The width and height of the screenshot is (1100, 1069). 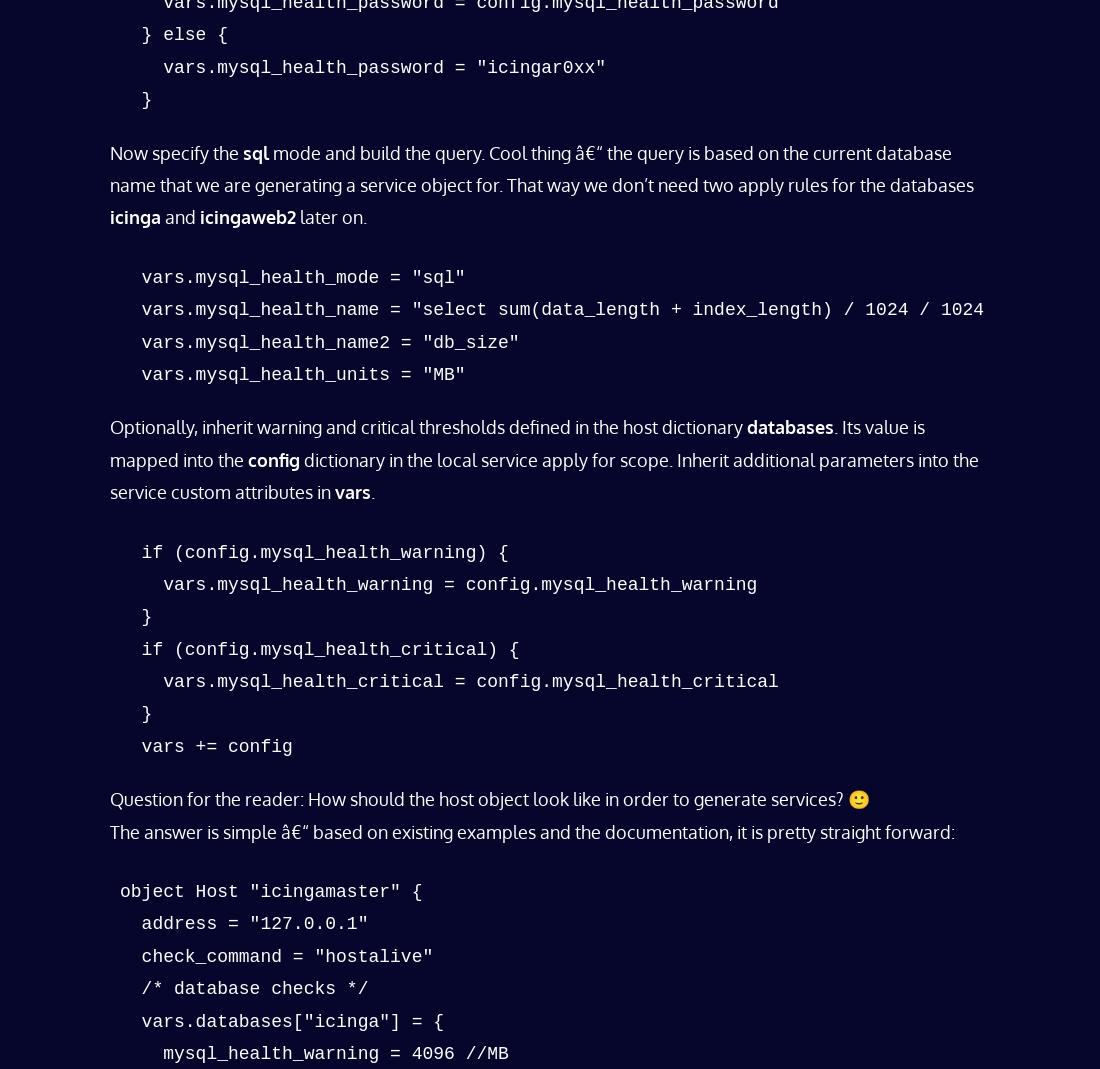 What do you see at coordinates (274, 458) in the screenshot?
I see `'config'` at bounding box center [274, 458].